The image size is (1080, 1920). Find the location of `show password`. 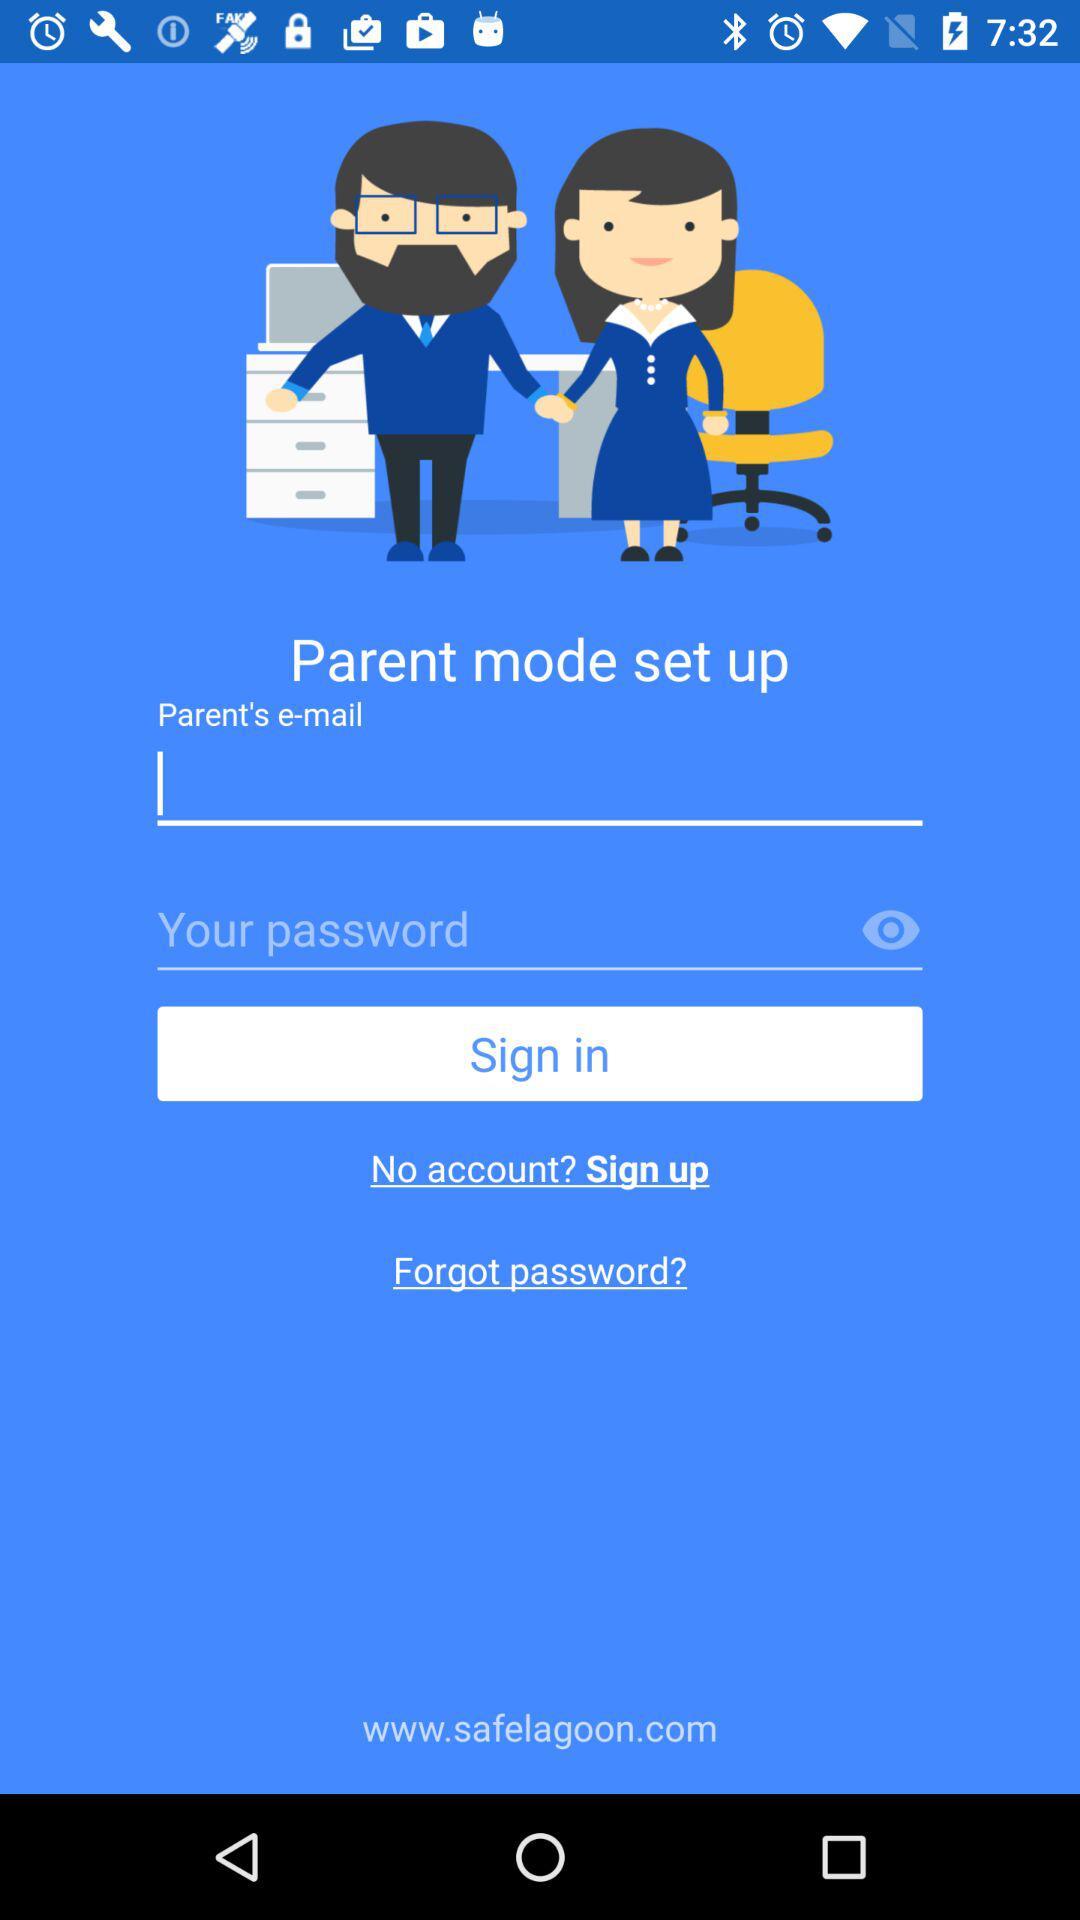

show password is located at coordinates (890, 930).